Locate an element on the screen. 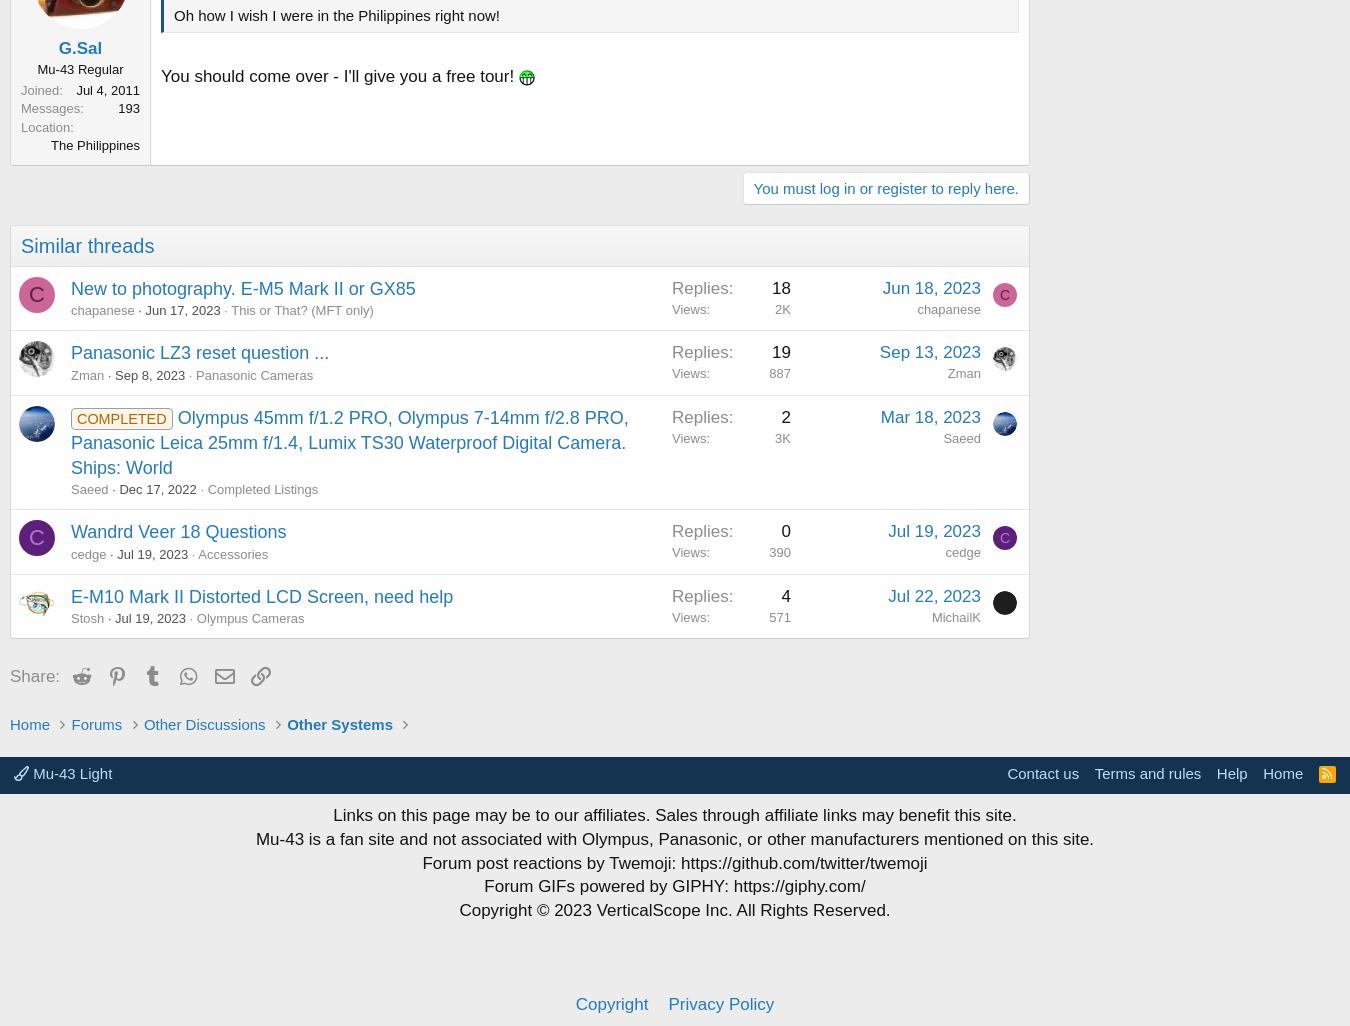 Image resolution: width=1350 pixels, height=1026 pixels. 'Jul 4, 2011' is located at coordinates (107, 89).